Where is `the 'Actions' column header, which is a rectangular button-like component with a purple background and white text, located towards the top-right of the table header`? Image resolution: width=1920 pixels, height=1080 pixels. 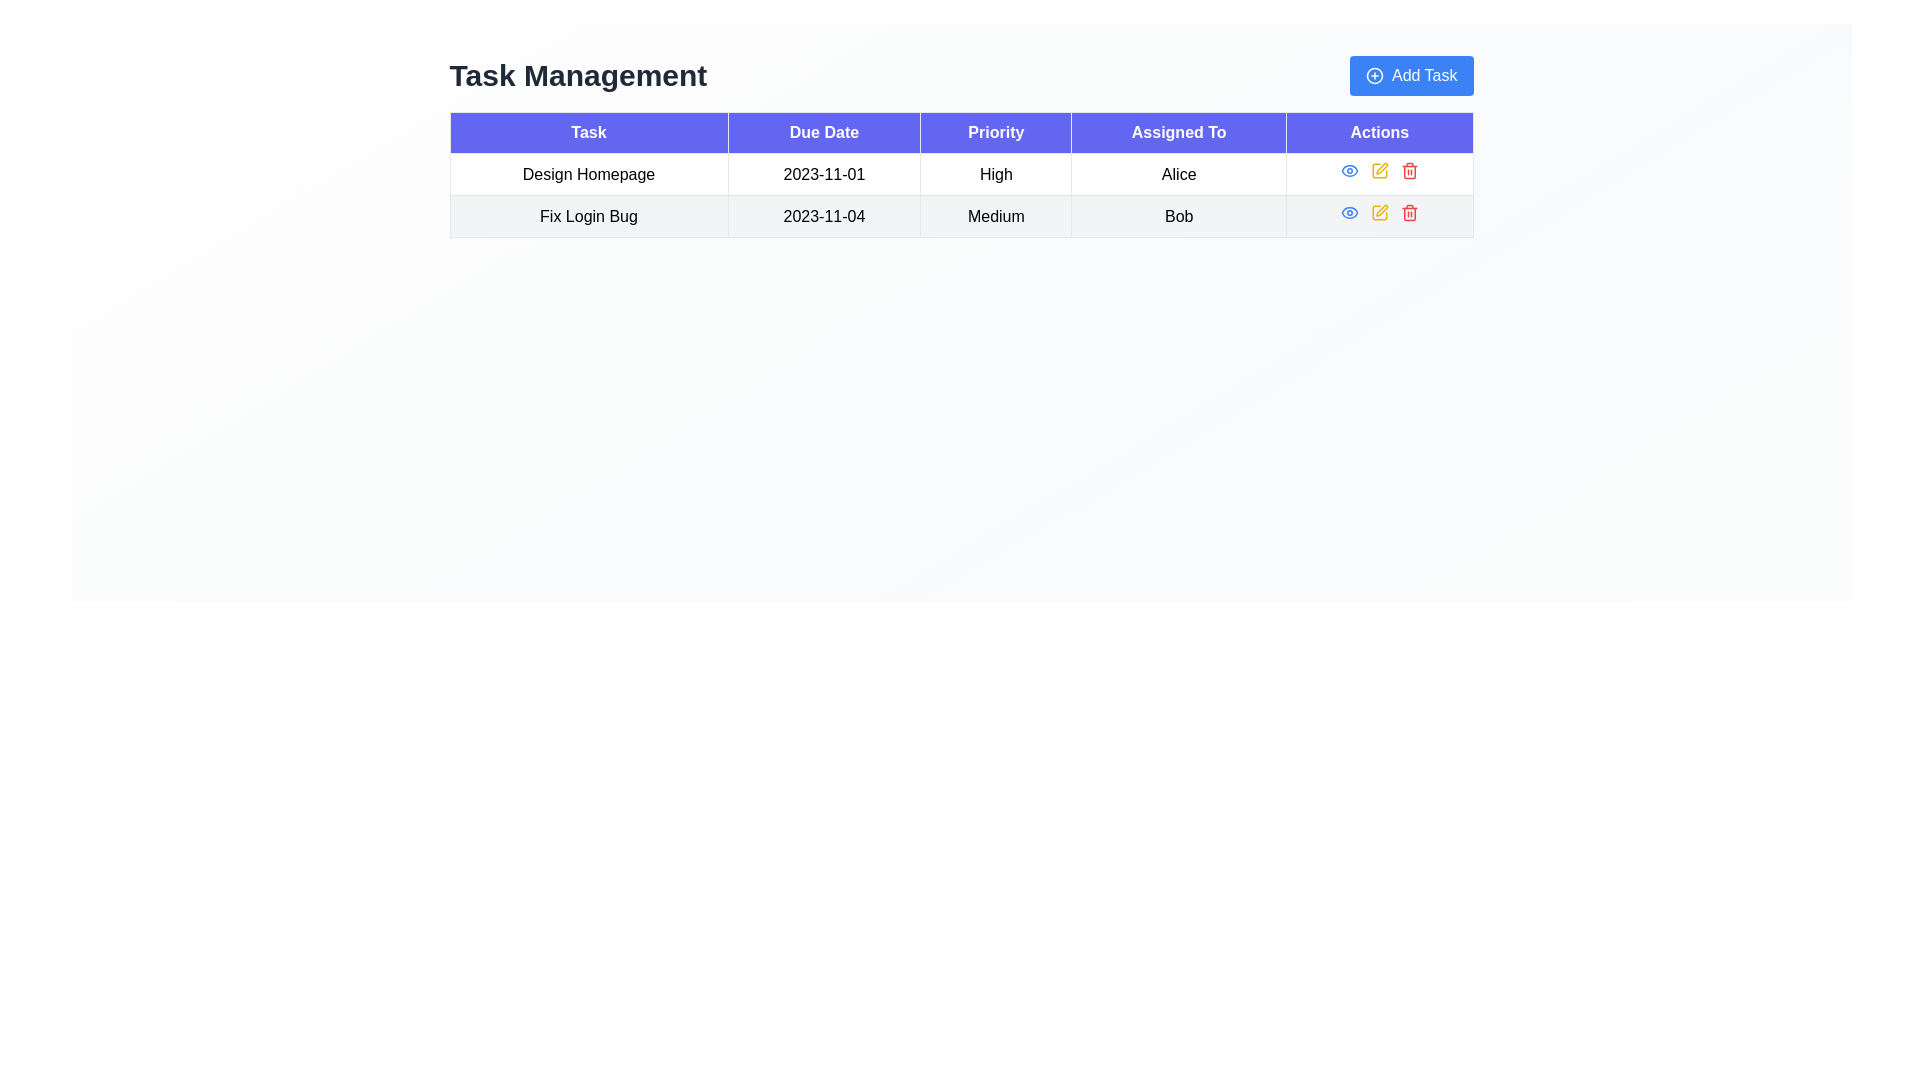 the 'Actions' column header, which is a rectangular button-like component with a purple background and white text, located towards the top-right of the table header is located at coordinates (1378, 132).